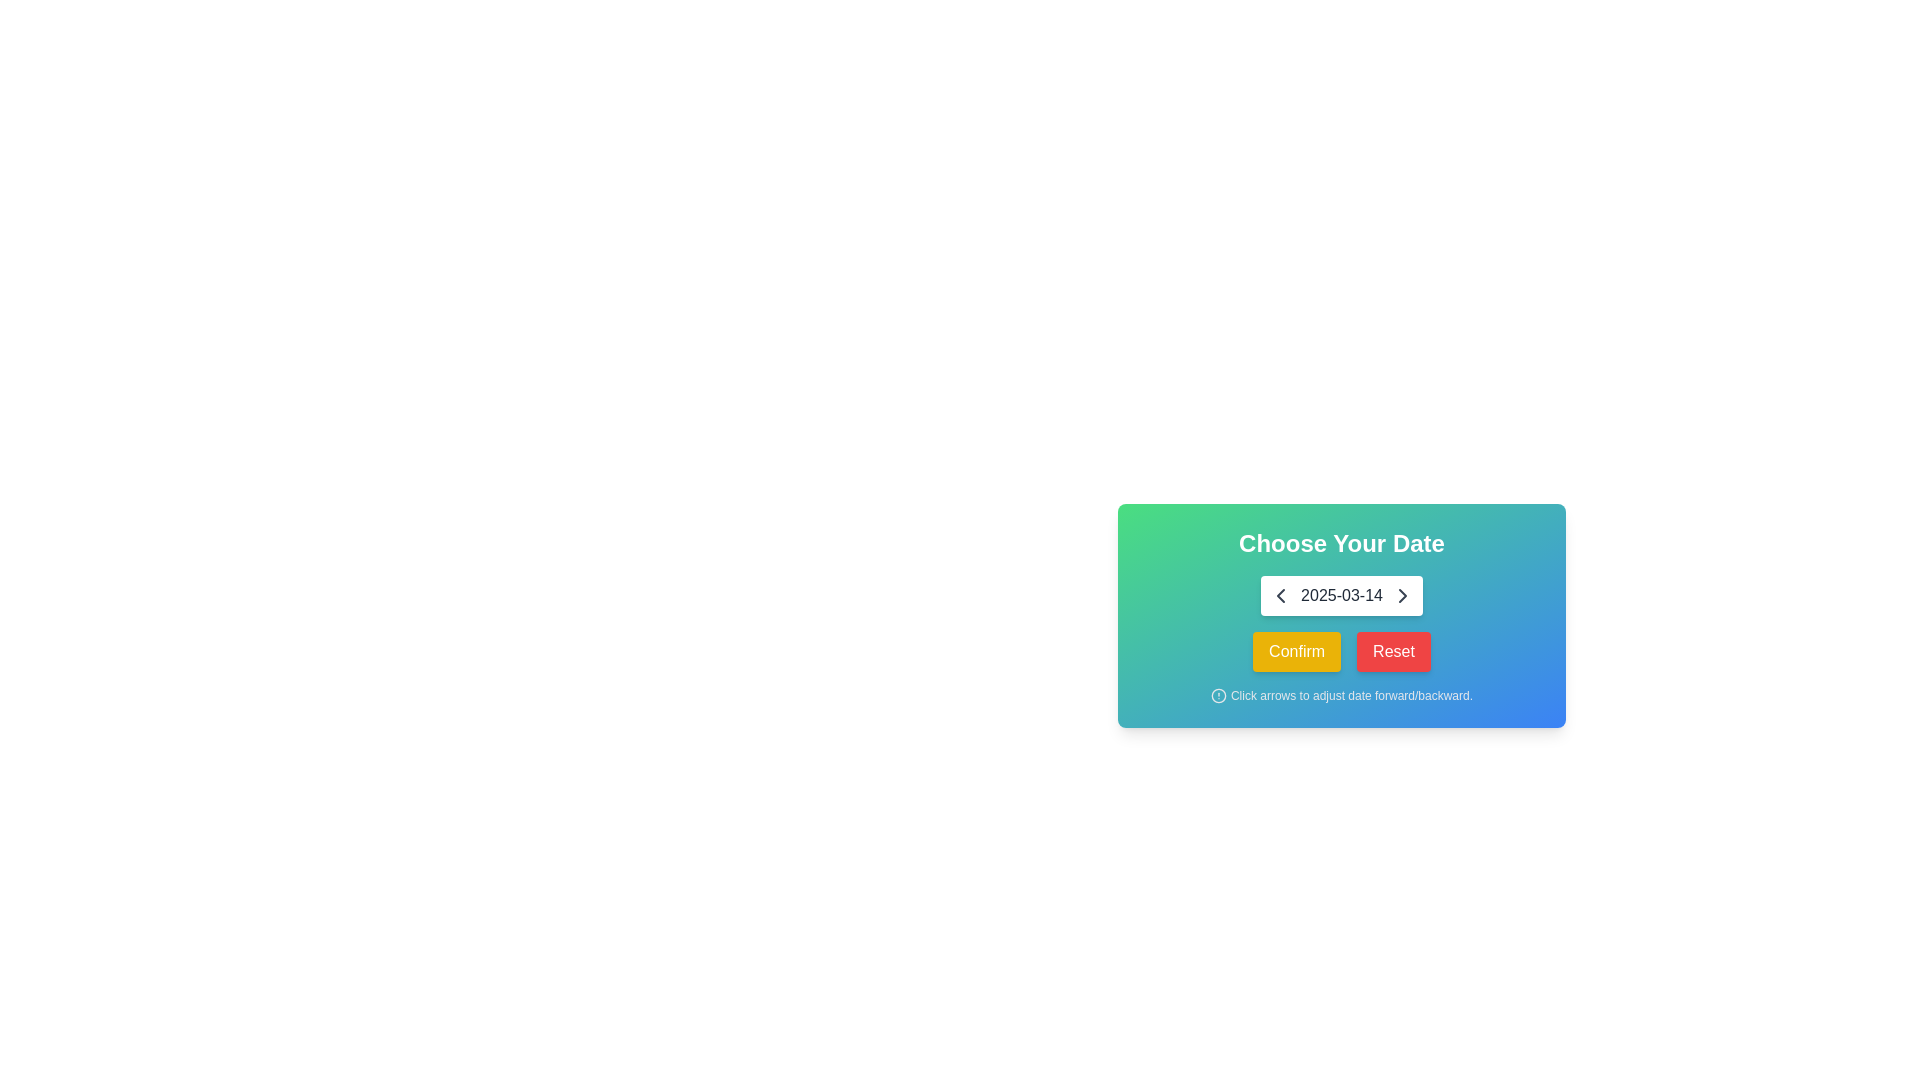  Describe the element at coordinates (1342, 595) in the screenshot. I see `the date displayed in the white rounded box labeled '2025-03-14' located beneath the 'Choose Your Date' heading` at that location.